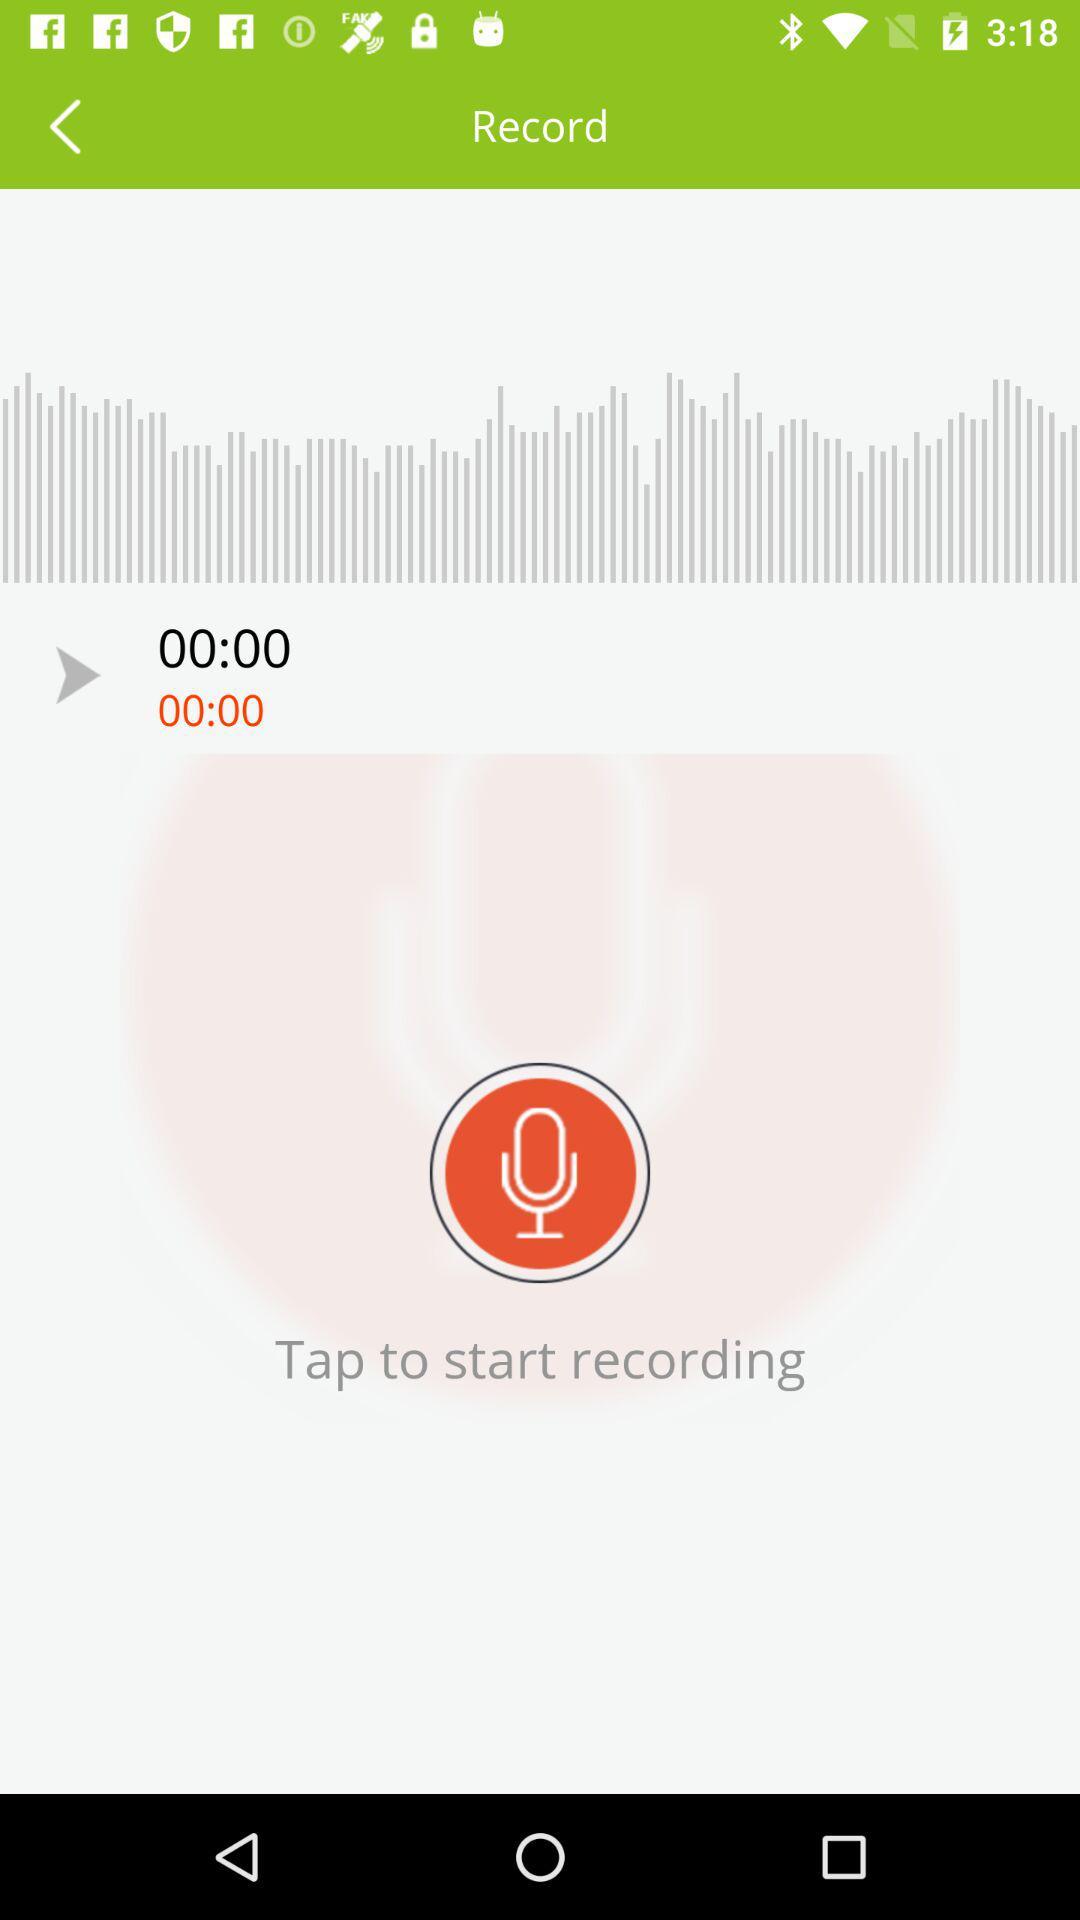 The image size is (1080, 1920). I want to click on previous, so click(77, 675).